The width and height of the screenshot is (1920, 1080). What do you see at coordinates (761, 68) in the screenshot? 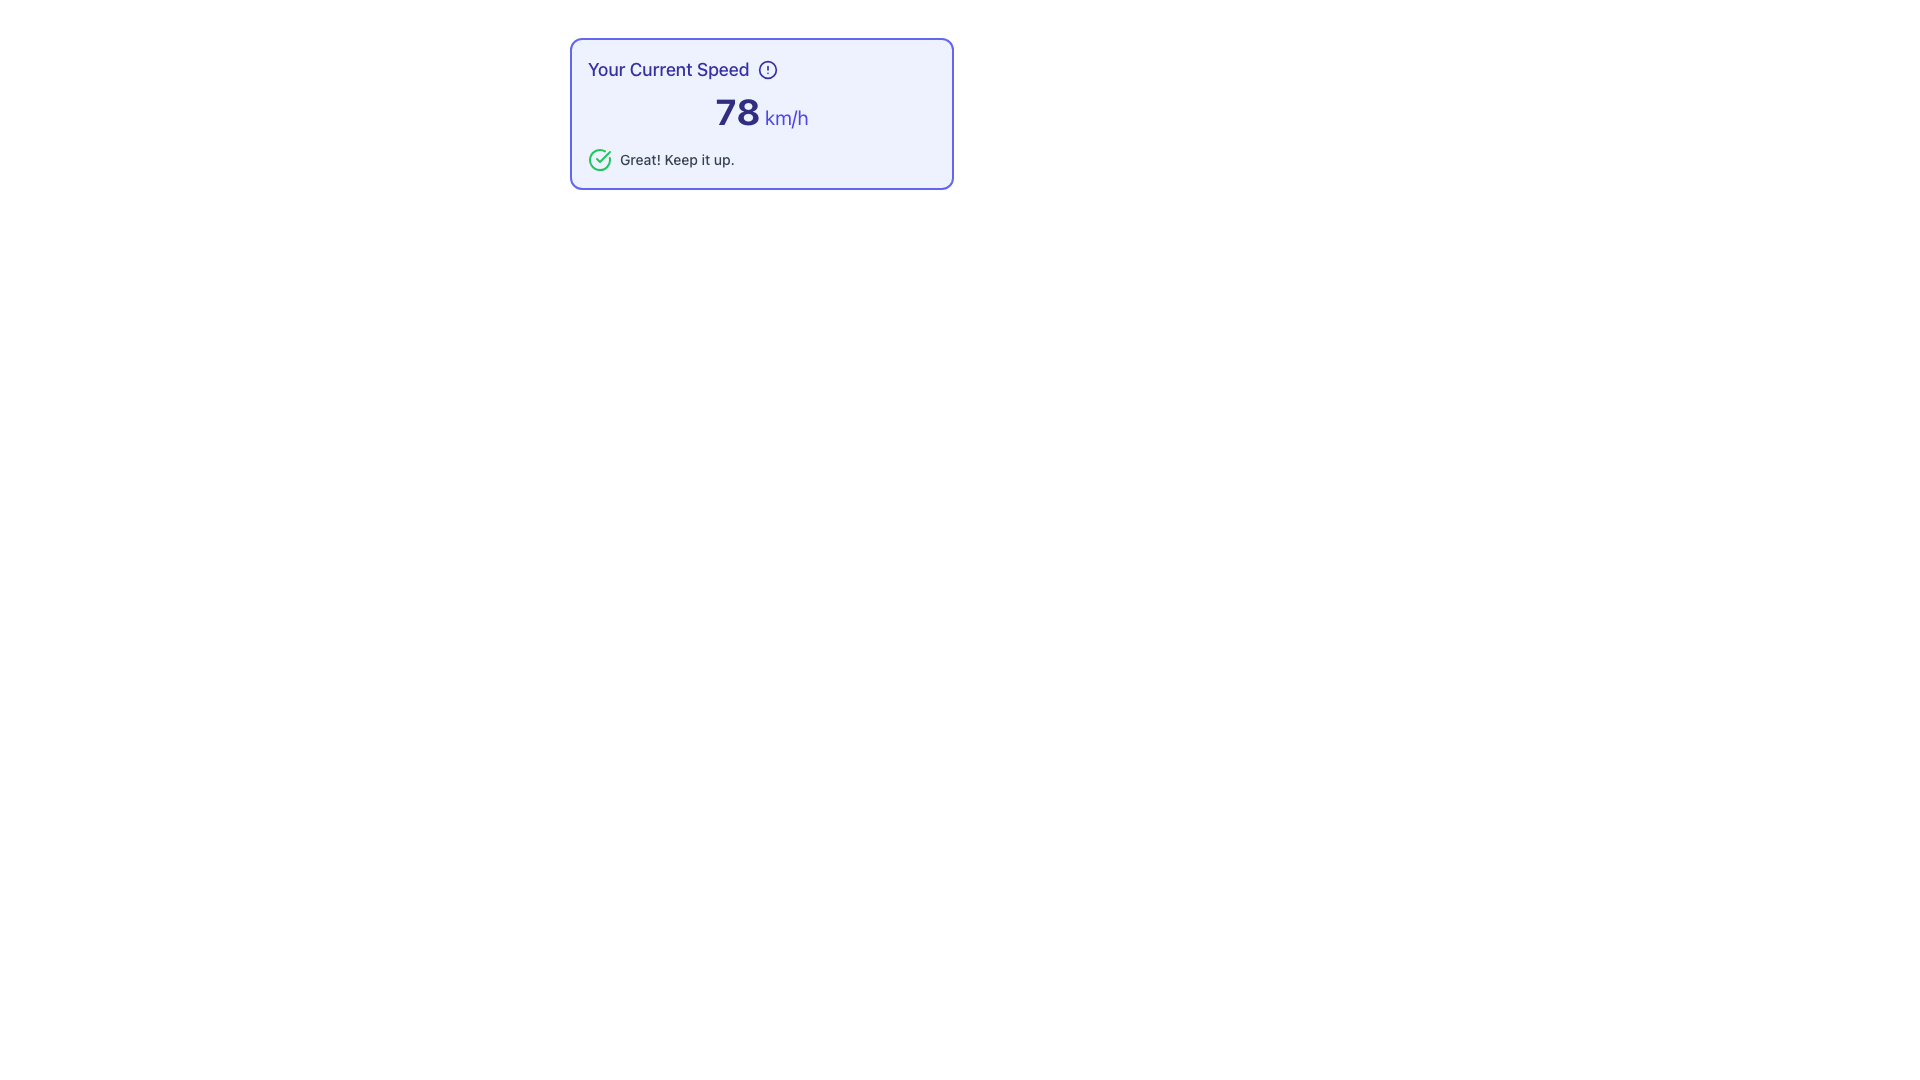
I see `the Text Label with Icon that indicates the user's current speed, positioned at the top of the bordered card-like box` at bounding box center [761, 68].